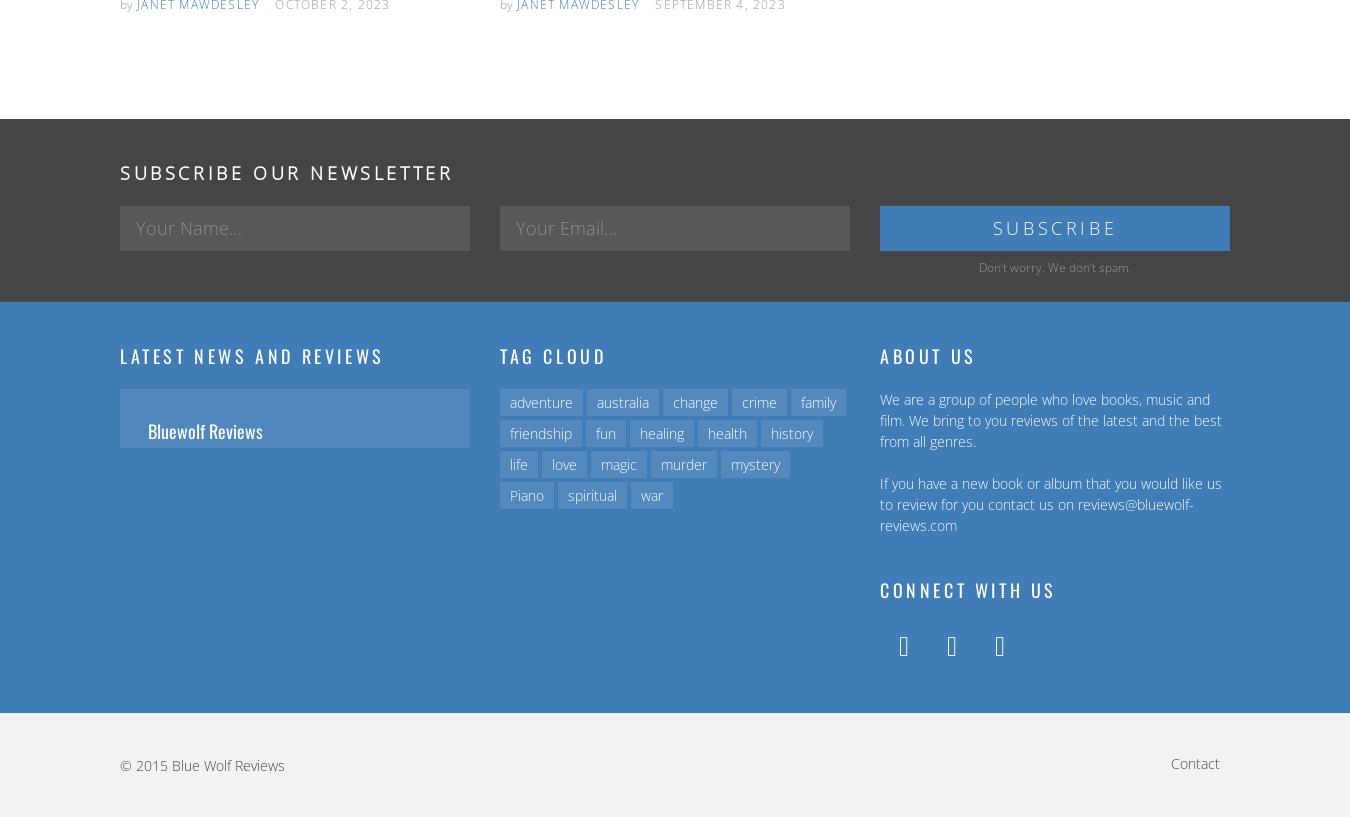 The width and height of the screenshot is (1350, 817). What do you see at coordinates (652, 494) in the screenshot?
I see `'war'` at bounding box center [652, 494].